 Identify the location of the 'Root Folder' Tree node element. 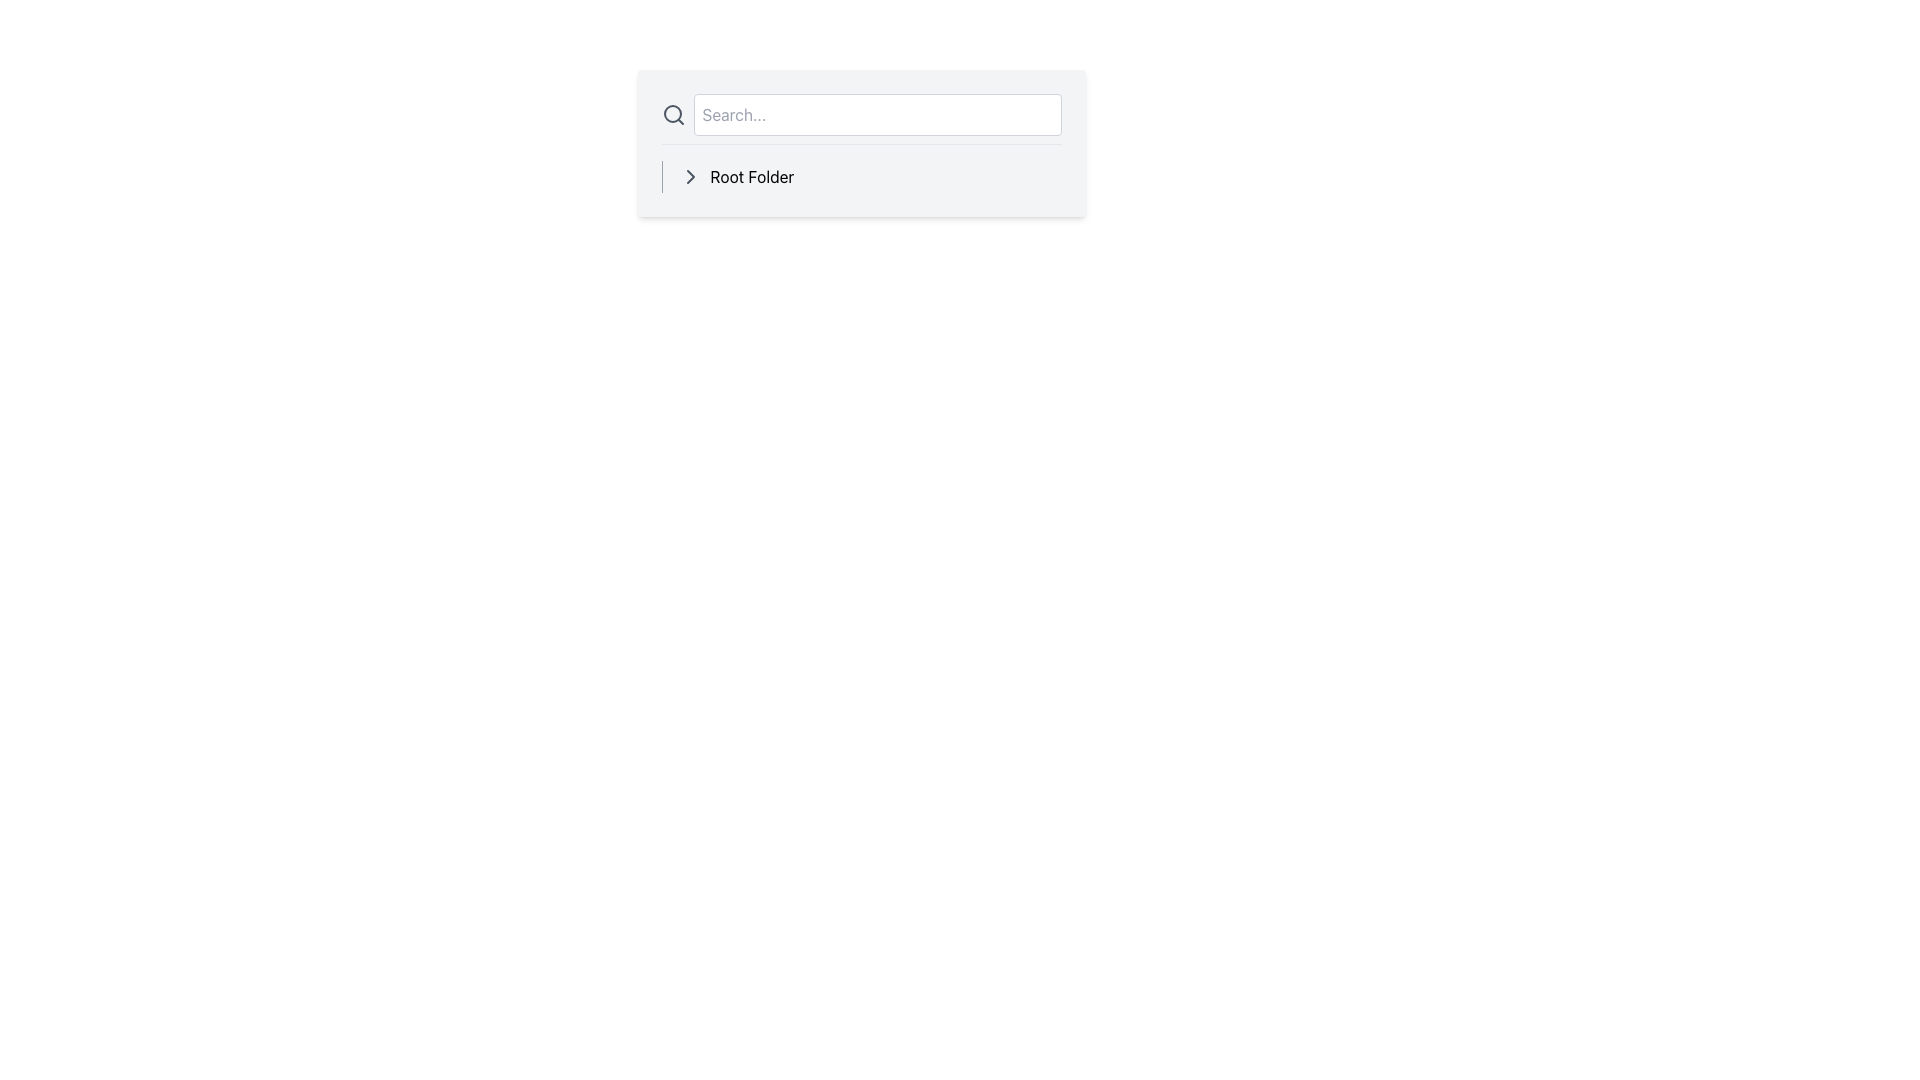
(861, 176).